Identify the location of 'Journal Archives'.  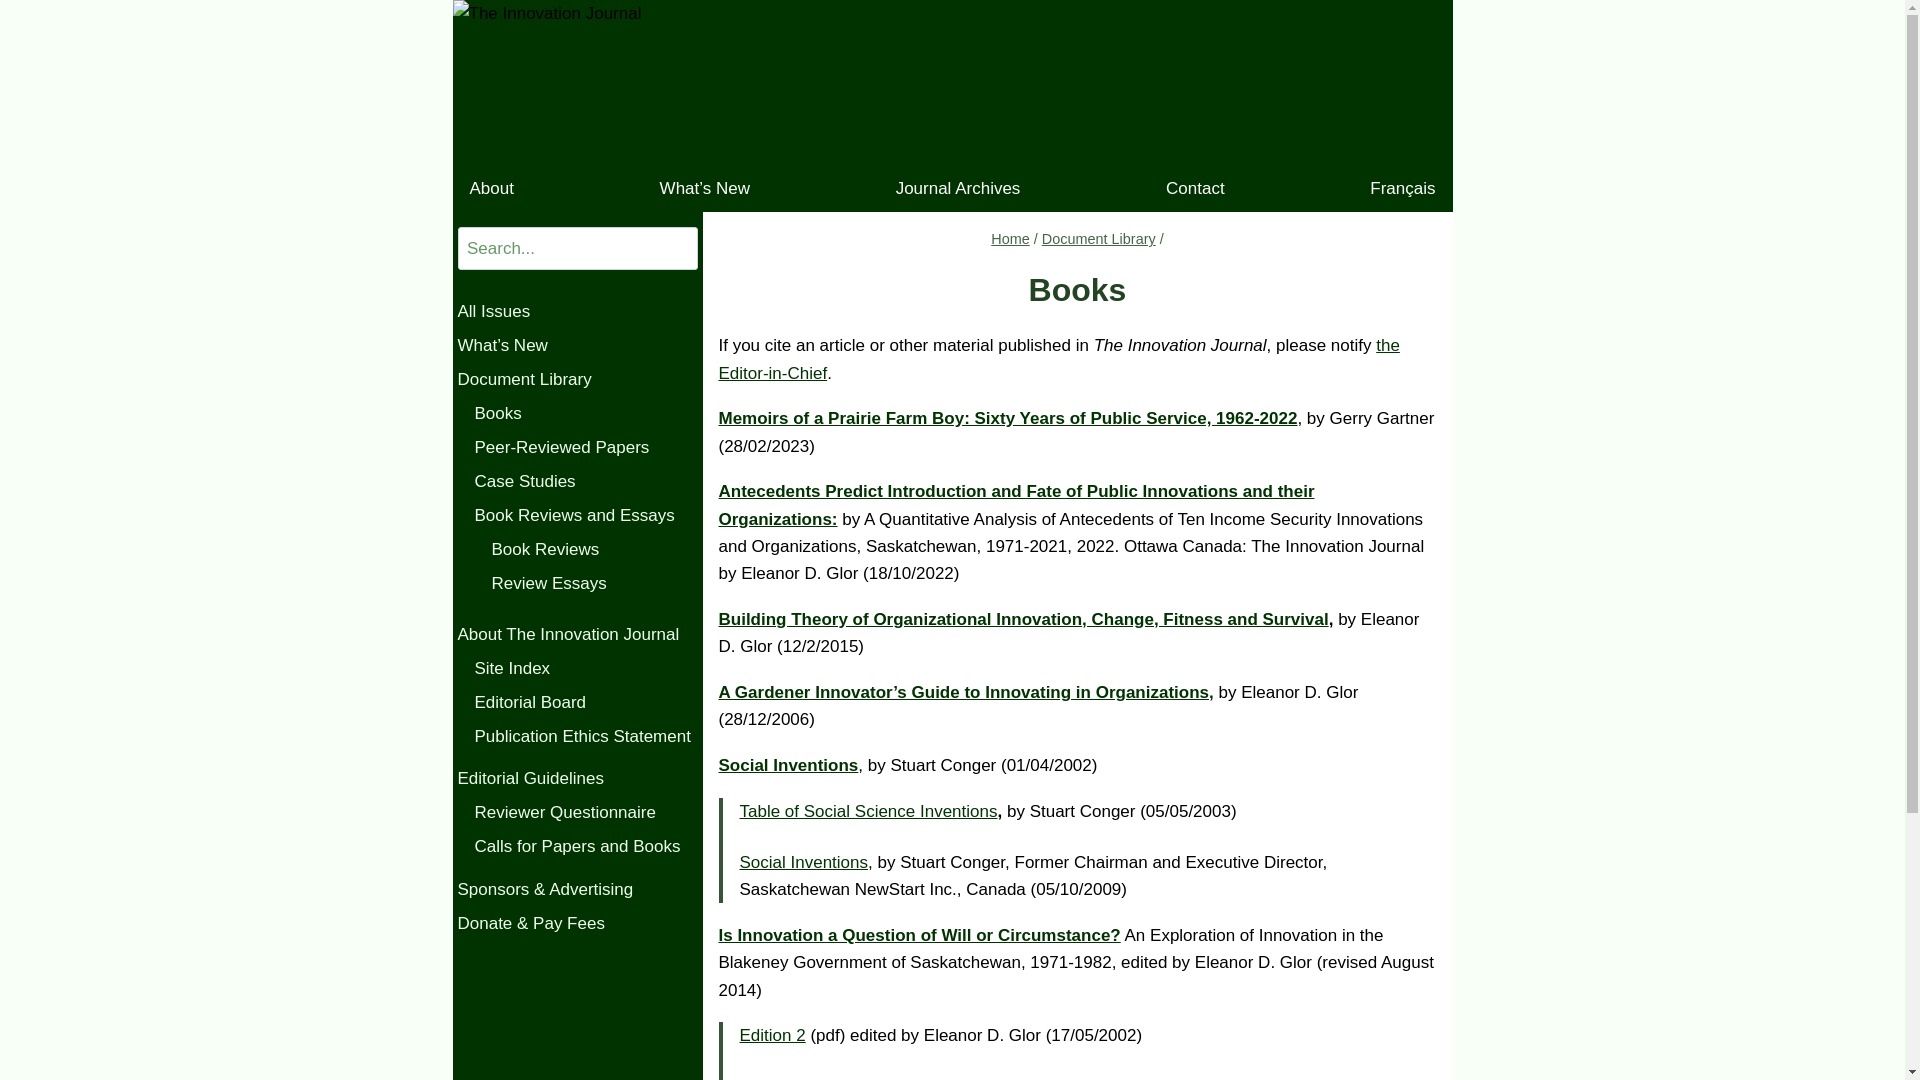
(957, 188).